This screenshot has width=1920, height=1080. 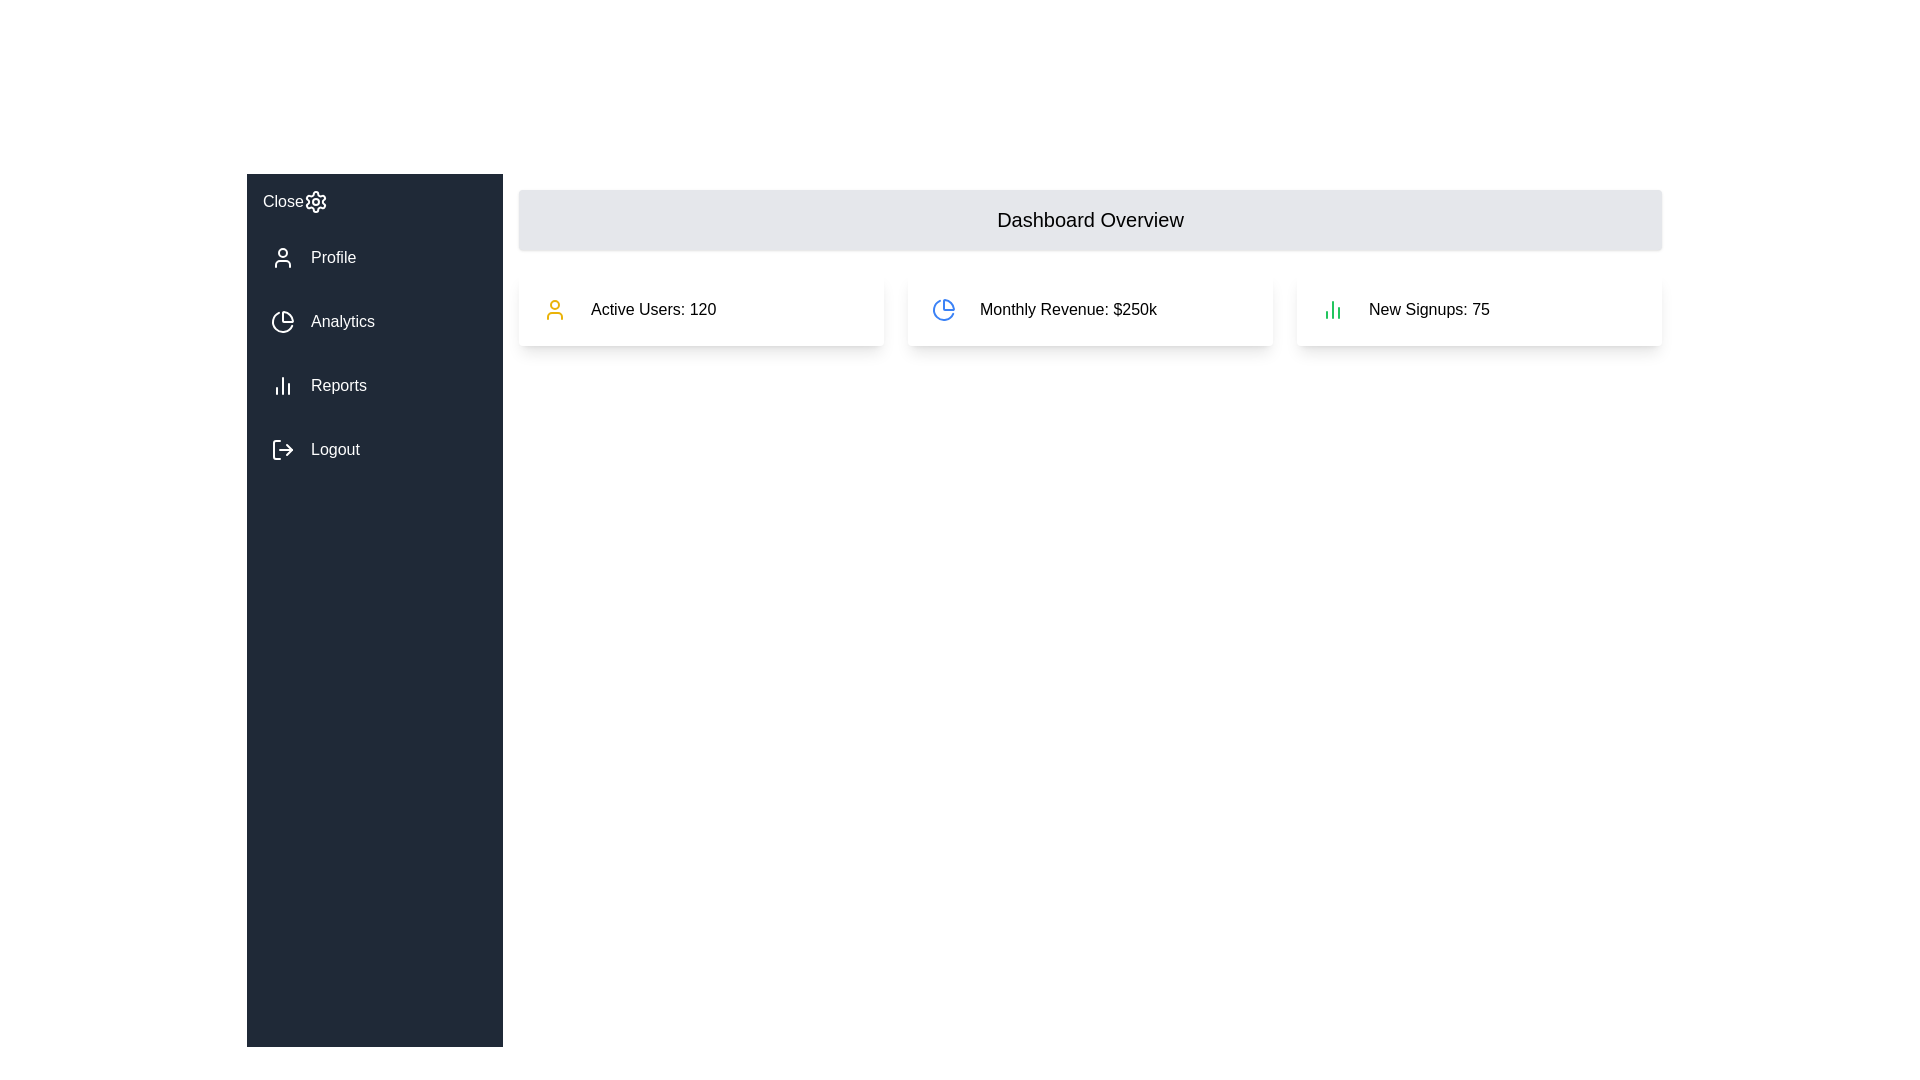 What do you see at coordinates (282, 450) in the screenshot?
I see `the logout SVG icon located in the bottom portion of the vertical sidebar, directly above the word 'Logout'` at bounding box center [282, 450].